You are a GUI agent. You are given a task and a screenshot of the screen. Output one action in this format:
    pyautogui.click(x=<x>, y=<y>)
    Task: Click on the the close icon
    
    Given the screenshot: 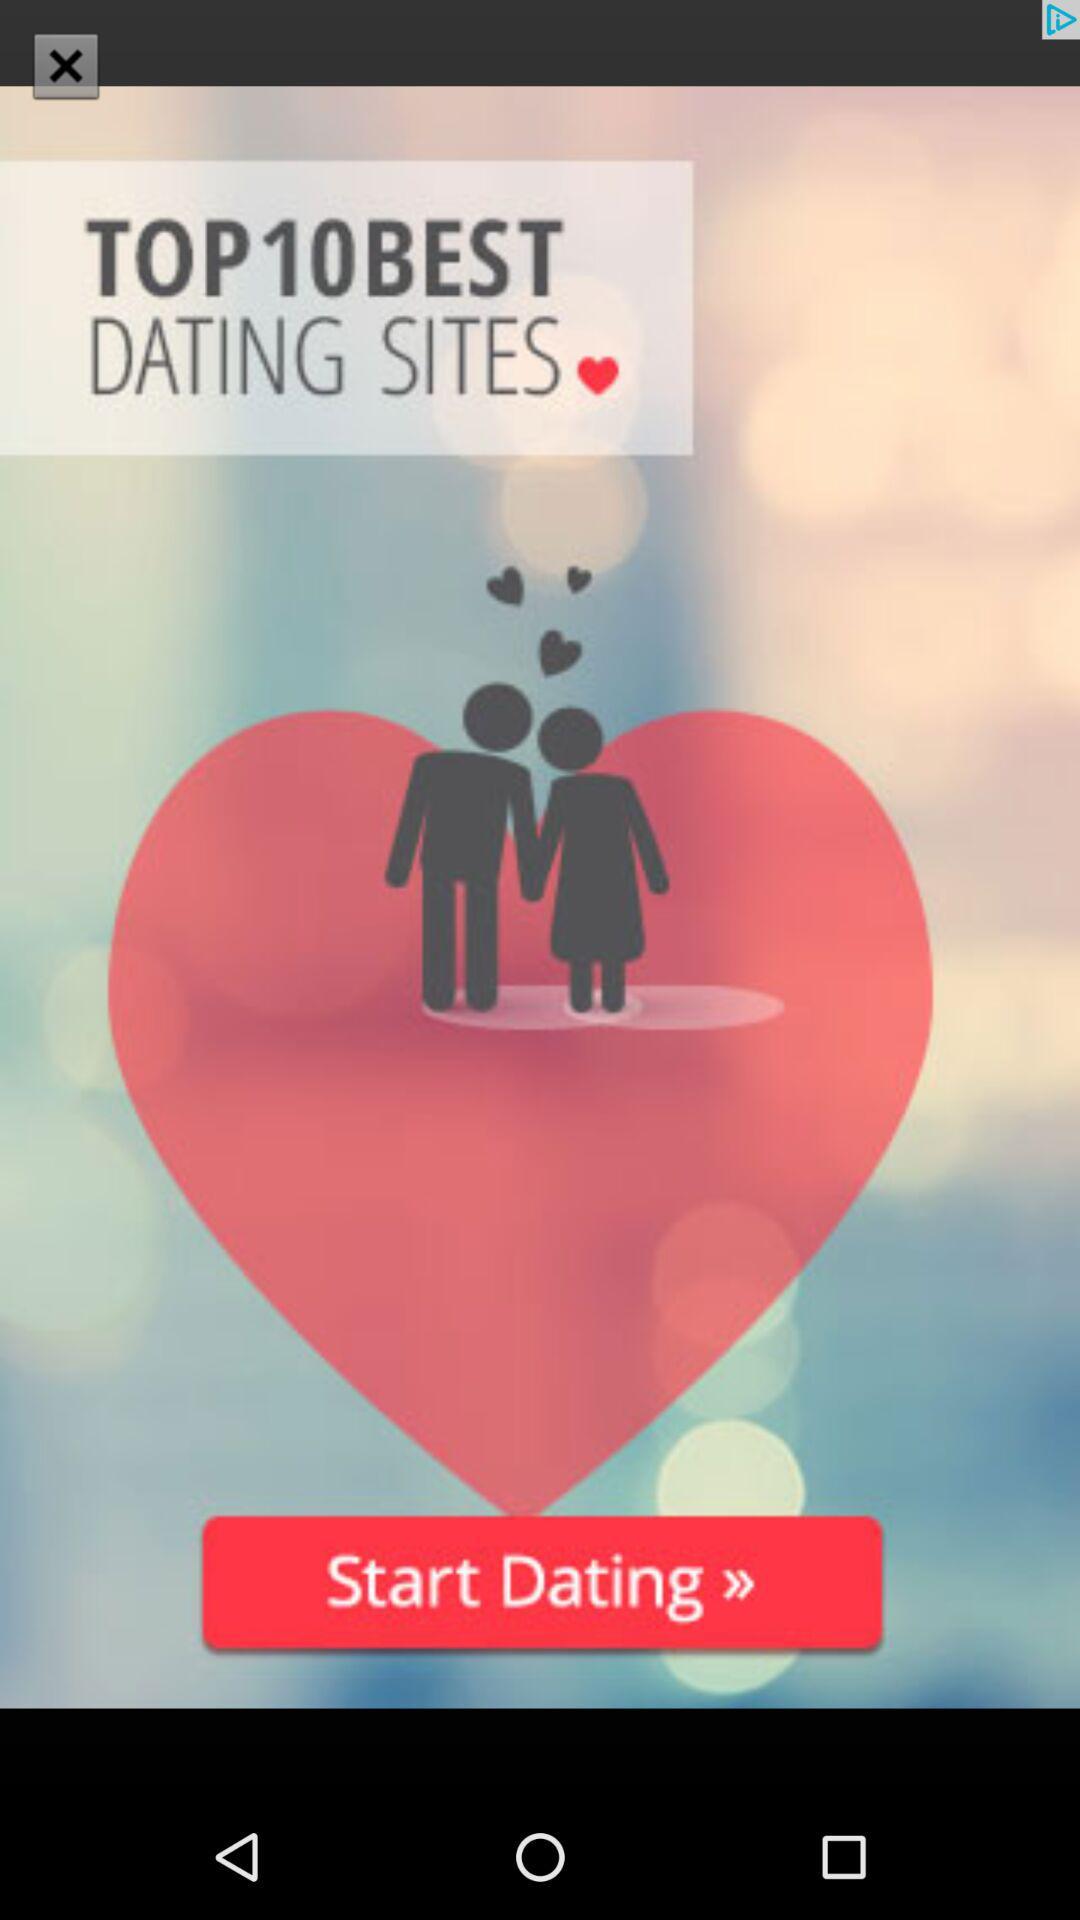 What is the action you would take?
    pyautogui.click(x=64, y=65)
    